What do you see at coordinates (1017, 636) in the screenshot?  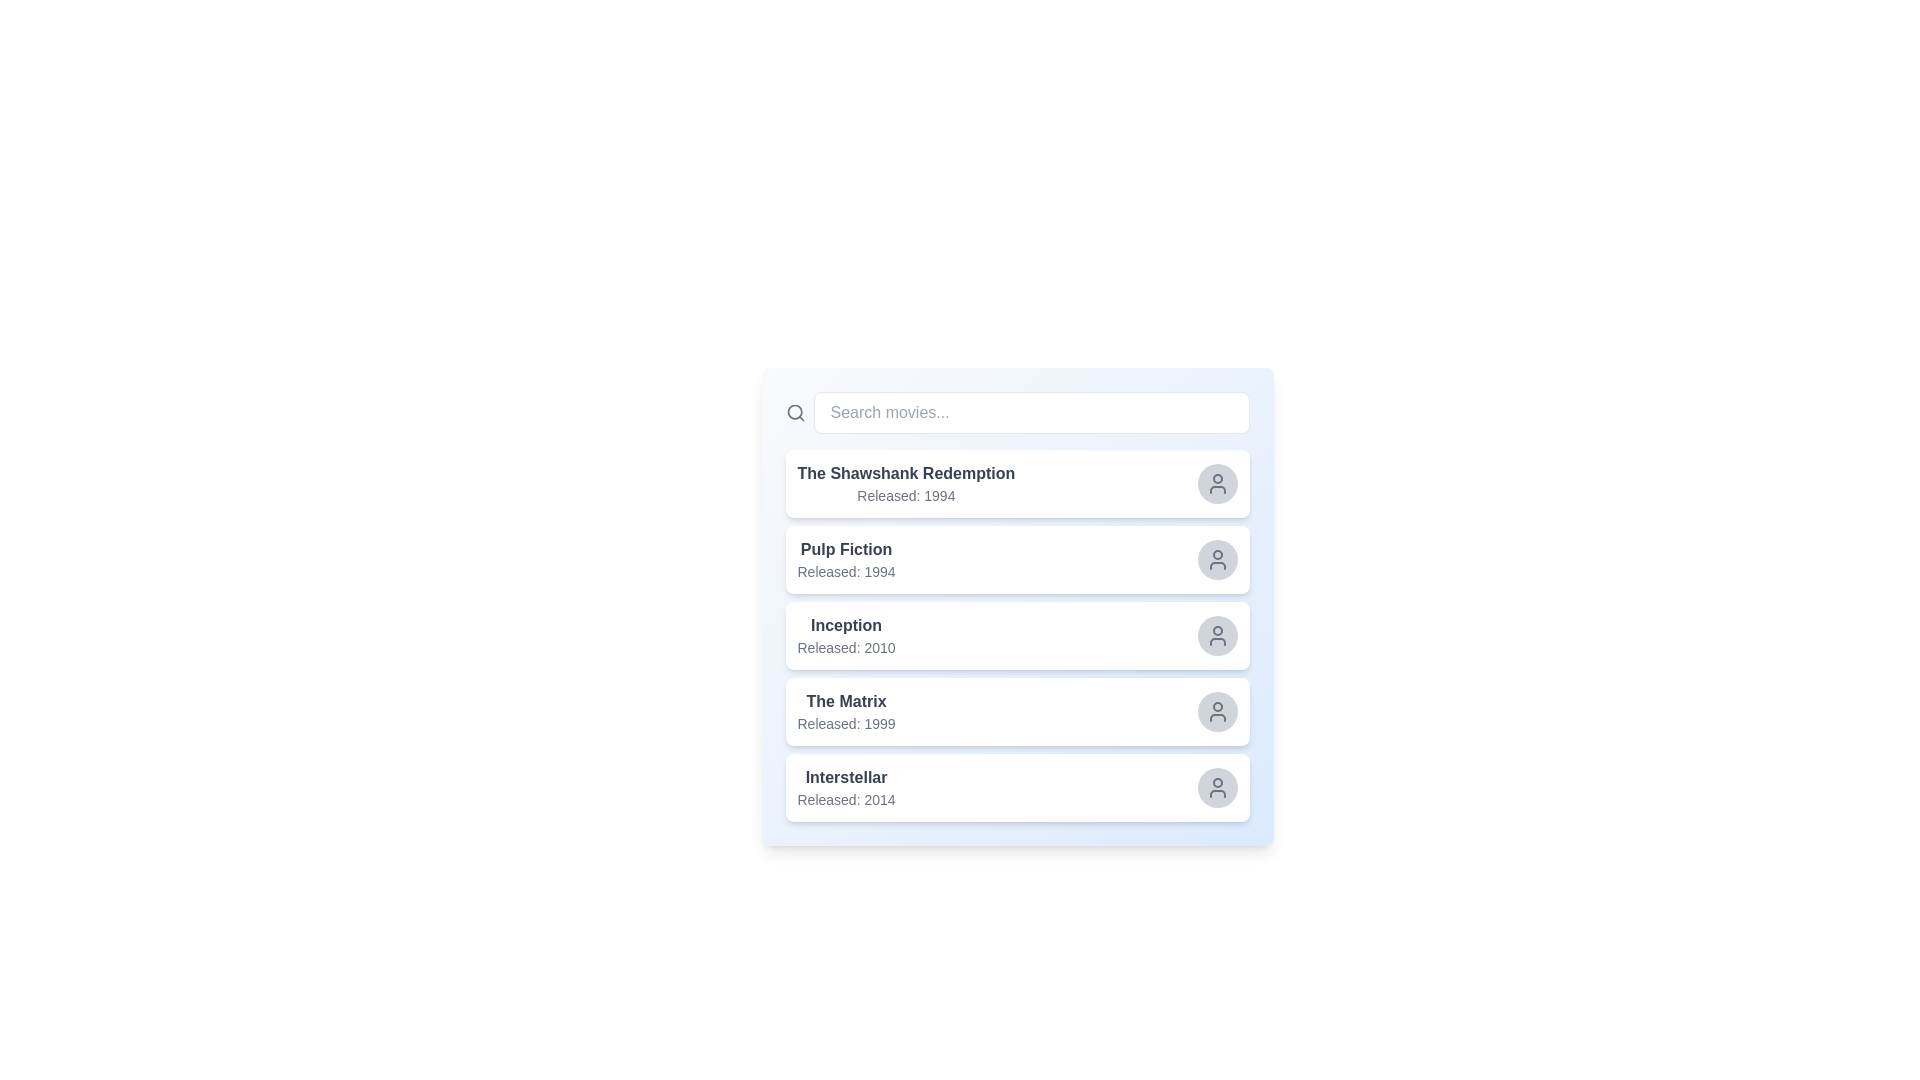 I see `the third movie entry in the list, which is located below 'Pulp Fiction' and above 'The Matrix'` at bounding box center [1017, 636].